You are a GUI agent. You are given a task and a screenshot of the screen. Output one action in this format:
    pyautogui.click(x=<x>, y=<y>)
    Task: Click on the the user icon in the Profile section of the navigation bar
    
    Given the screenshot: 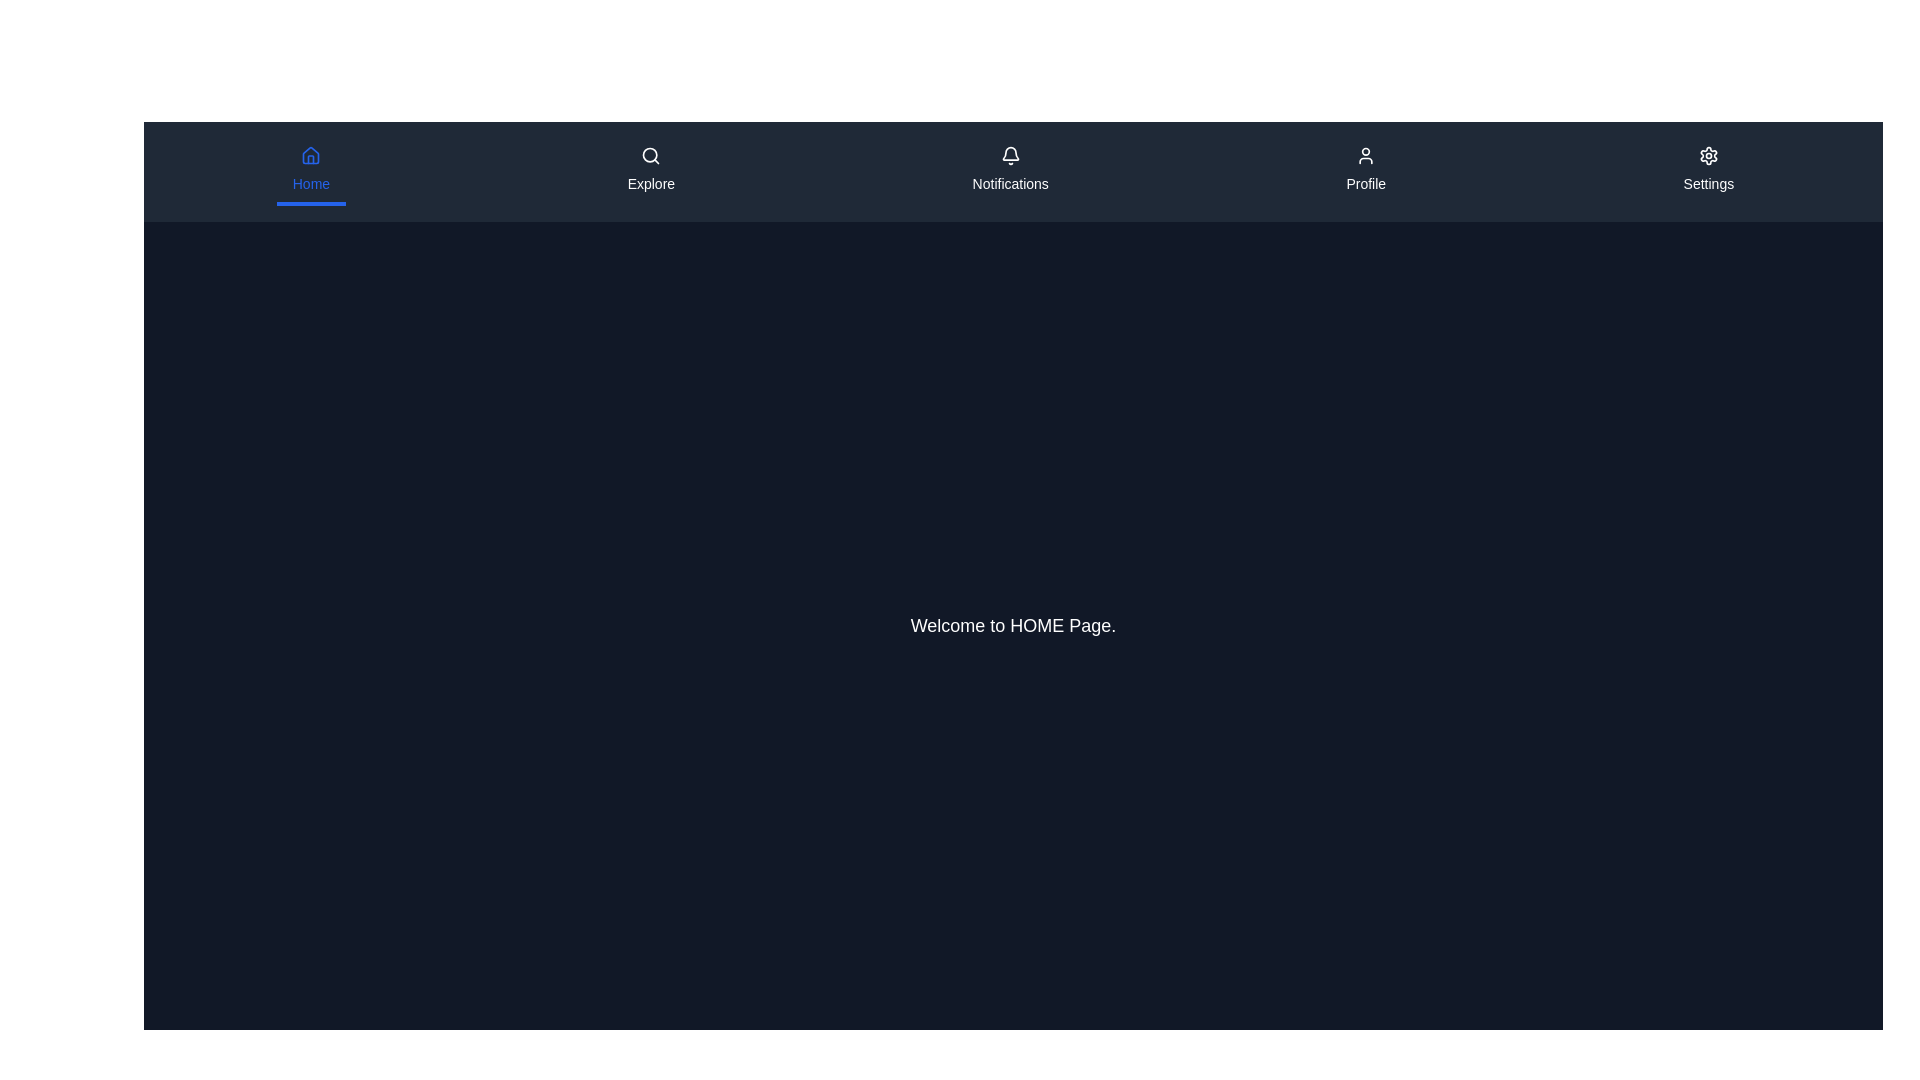 What is the action you would take?
    pyautogui.click(x=1365, y=154)
    